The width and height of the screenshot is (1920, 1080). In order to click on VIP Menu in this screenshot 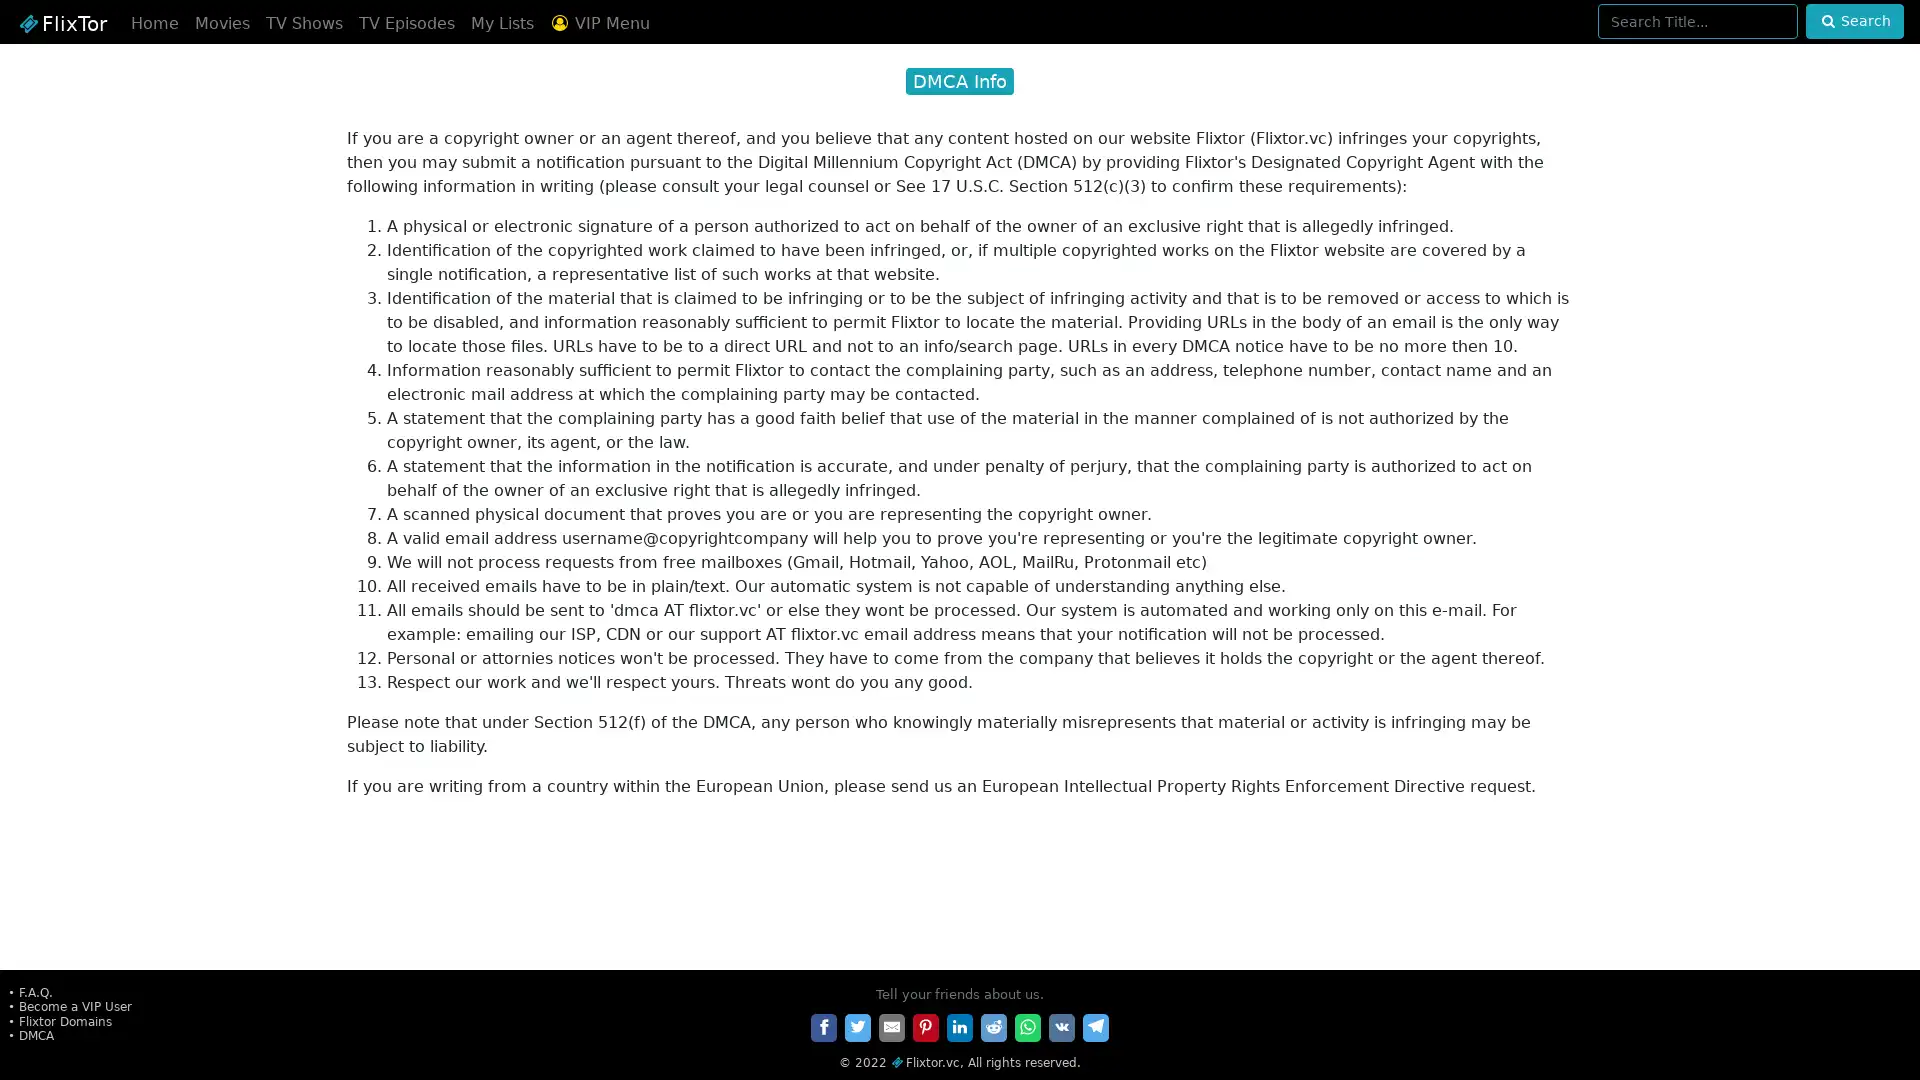, I will do `click(598, 23)`.